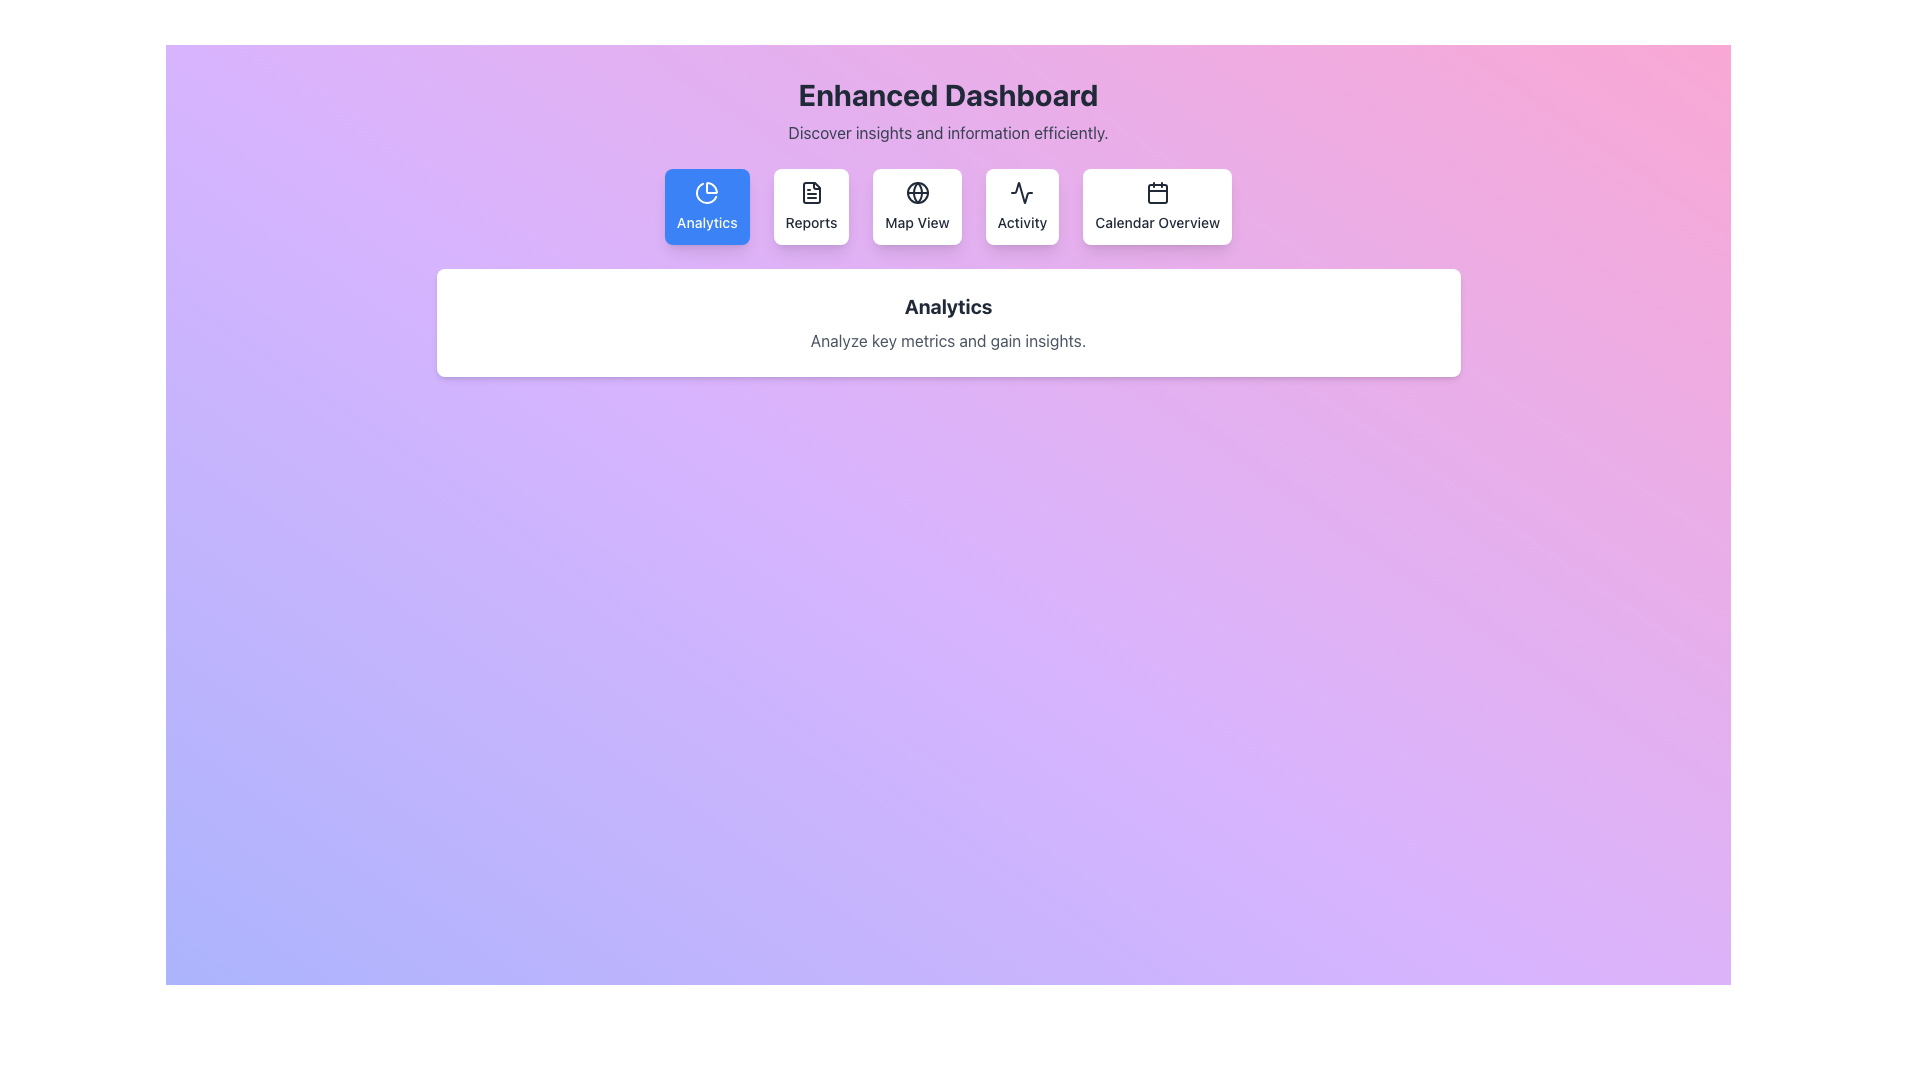 The height and width of the screenshot is (1080, 1920). What do you see at coordinates (707, 192) in the screenshot?
I see `the pie chart icon located inside the first blue button labeled 'Analytics' under 'Enhanced Dashboard' passively` at bounding box center [707, 192].